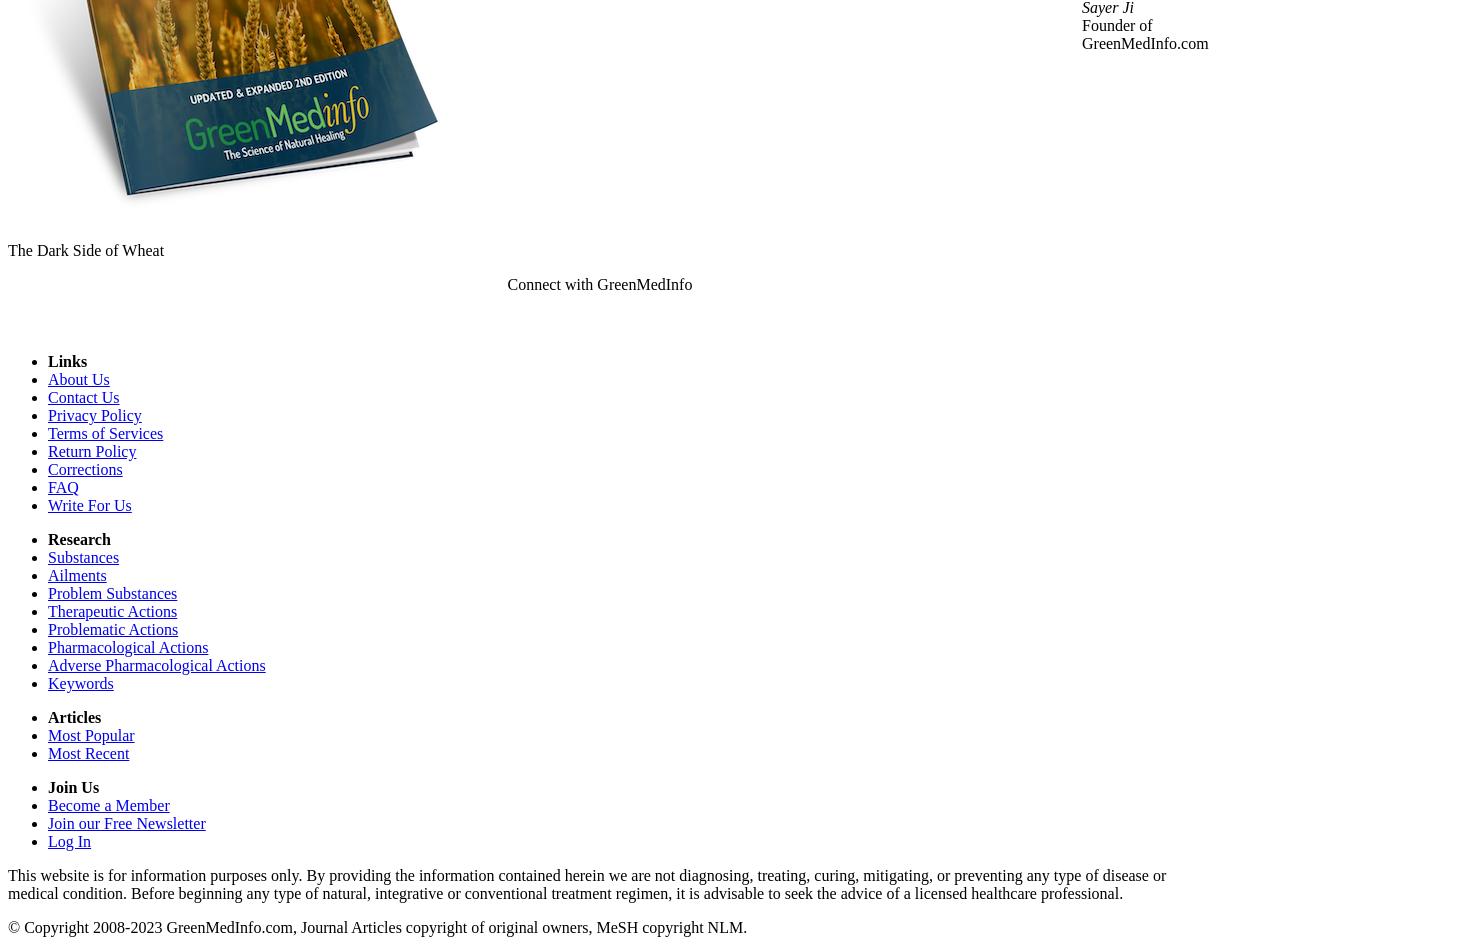  What do you see at coordinates (48, 822) in the screenshot?
I see `'Join our Free Newsletter'` at bounding box center [48, 822].